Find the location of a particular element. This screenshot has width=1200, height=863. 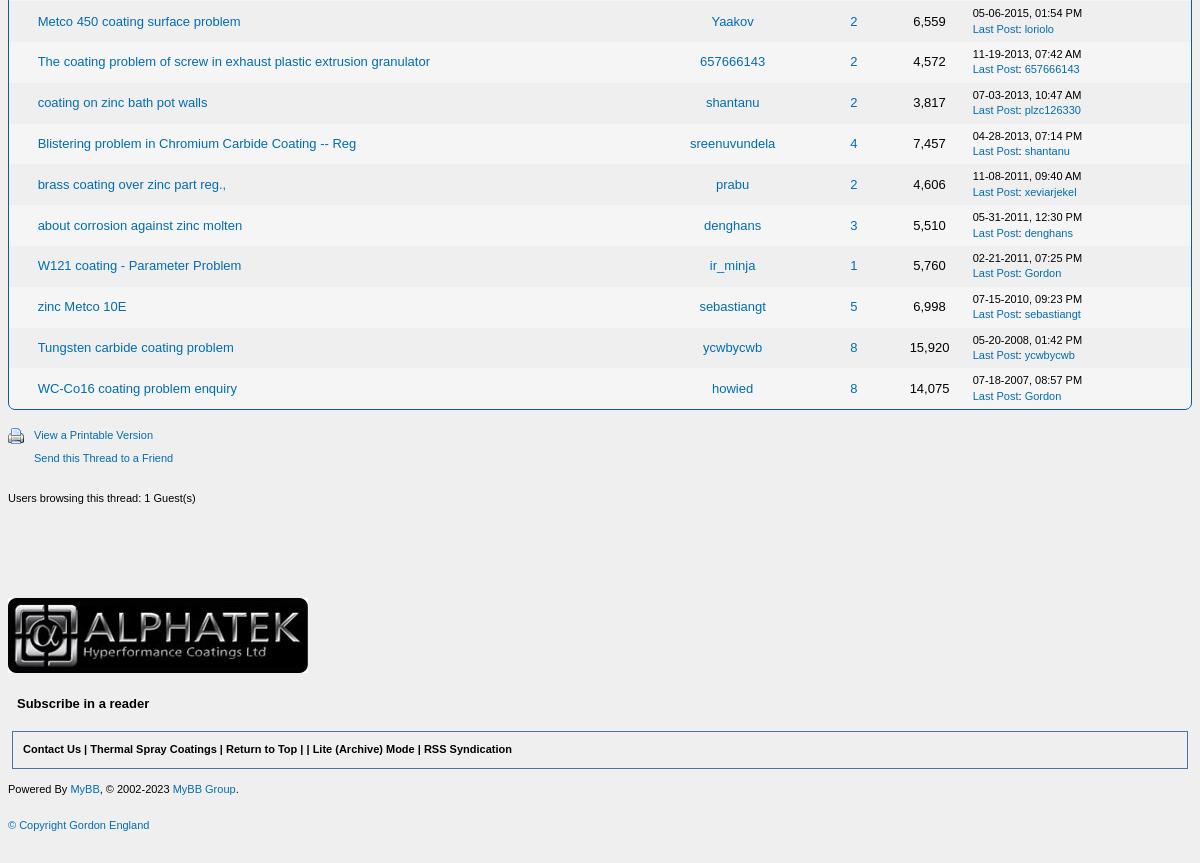

'The coating problem of screw in exhaust plastic extrusion granulator' is located at coordinates (232, 61).